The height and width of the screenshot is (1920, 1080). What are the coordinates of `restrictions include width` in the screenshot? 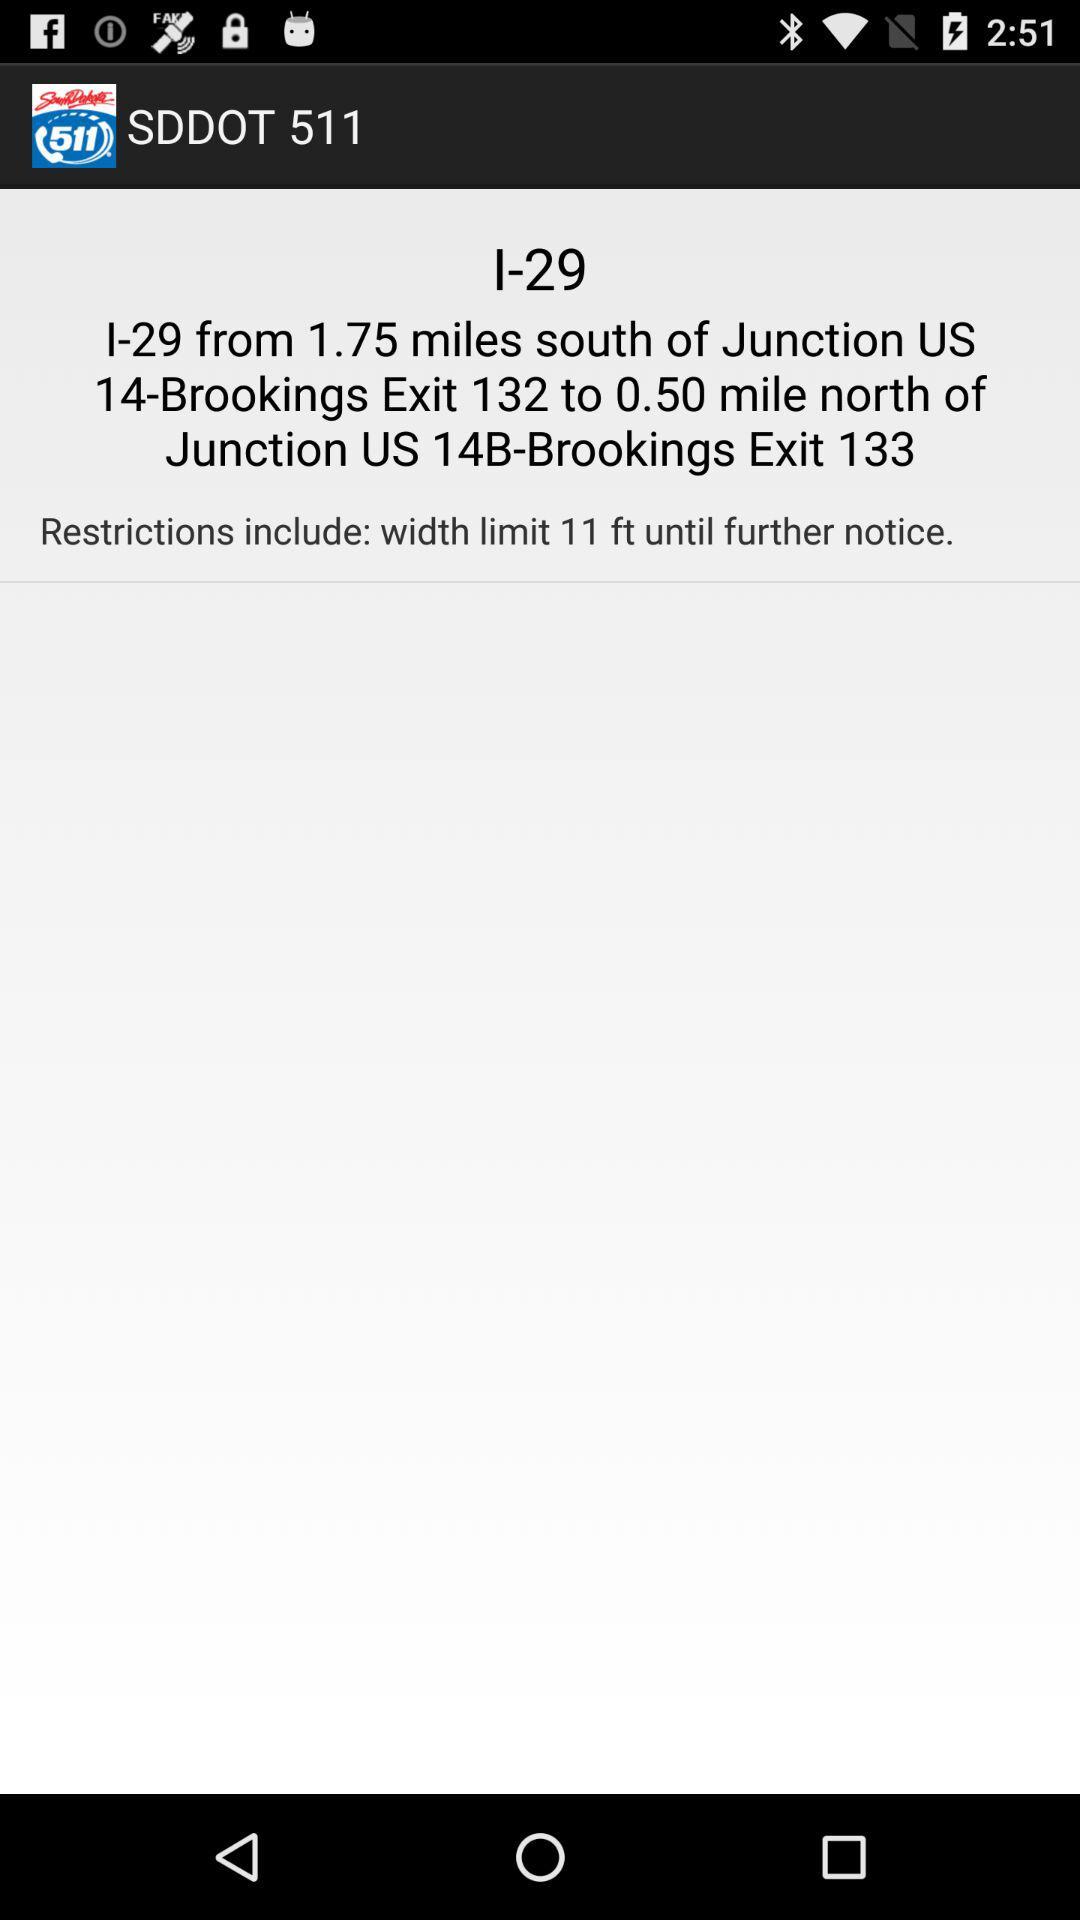 It's located at (496, 530).